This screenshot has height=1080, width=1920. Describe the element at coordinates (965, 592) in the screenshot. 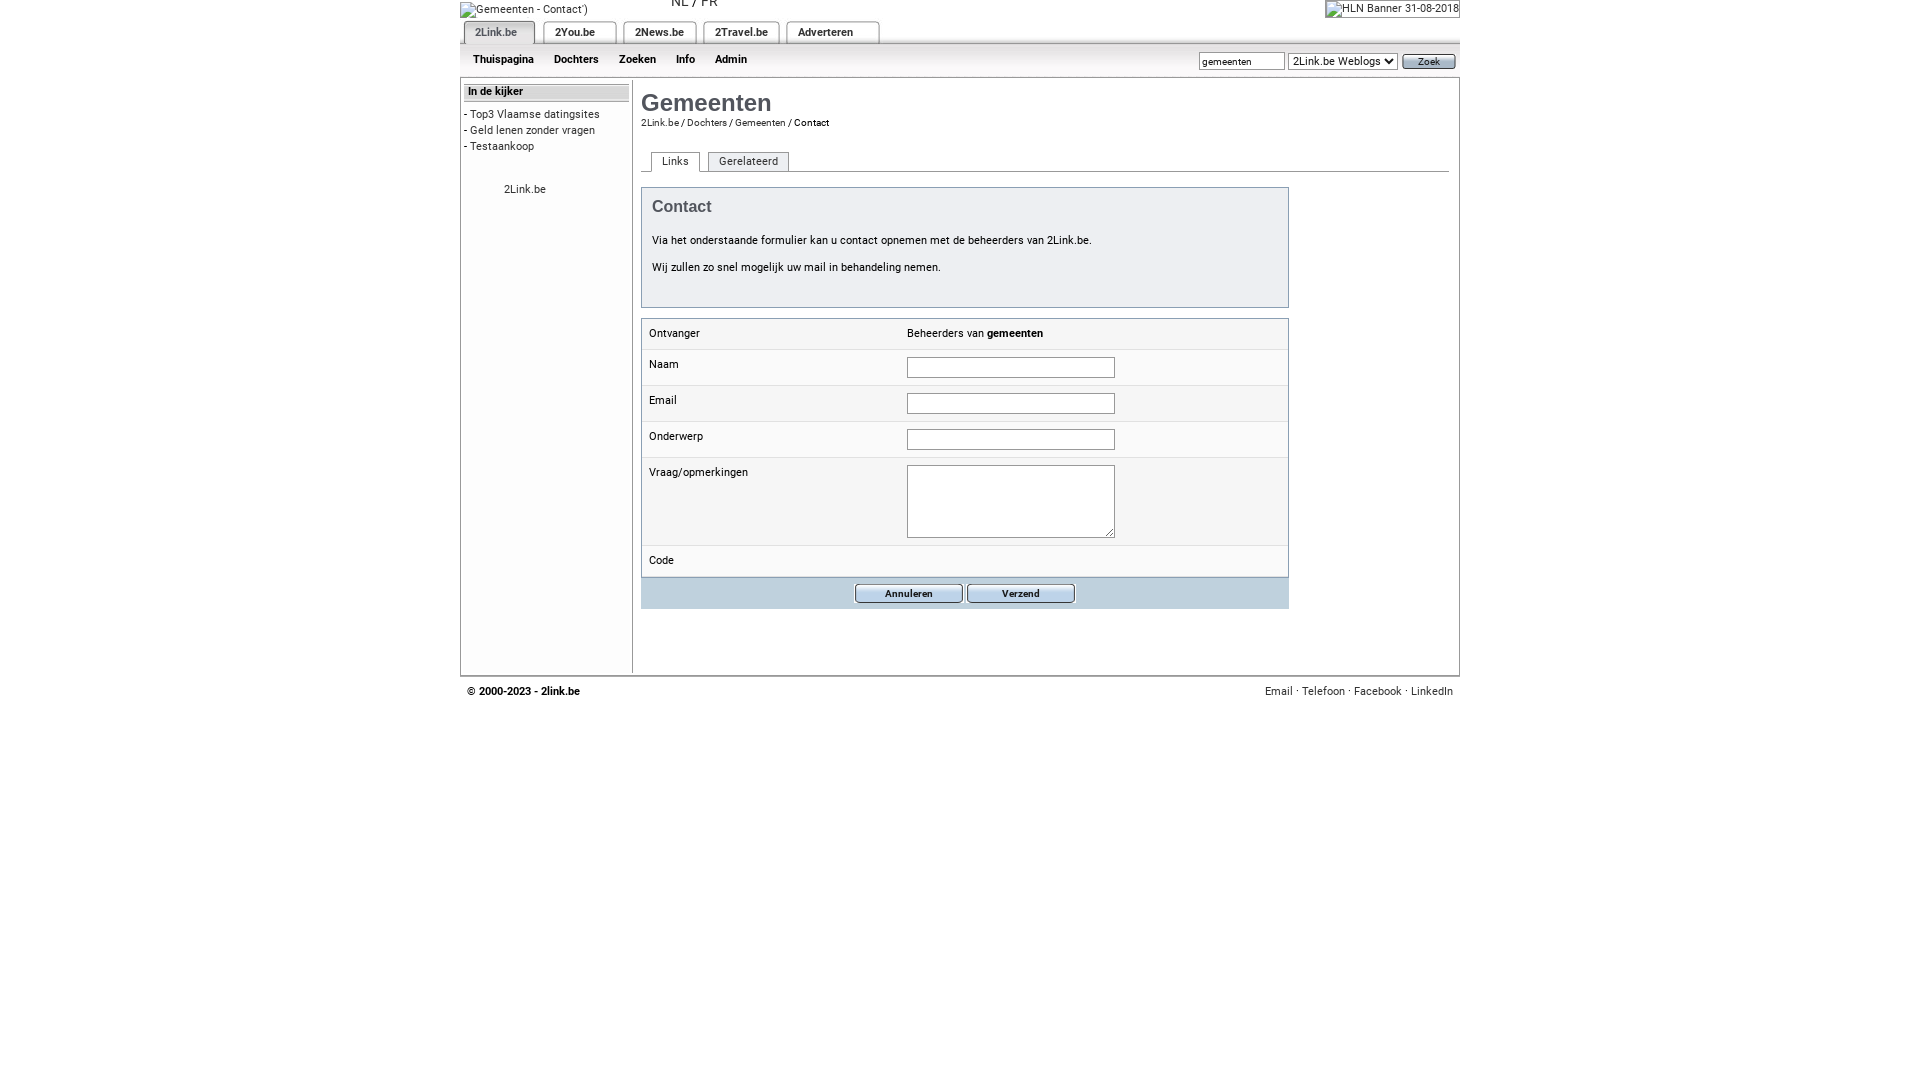

I see `'Verzend'` at that location.